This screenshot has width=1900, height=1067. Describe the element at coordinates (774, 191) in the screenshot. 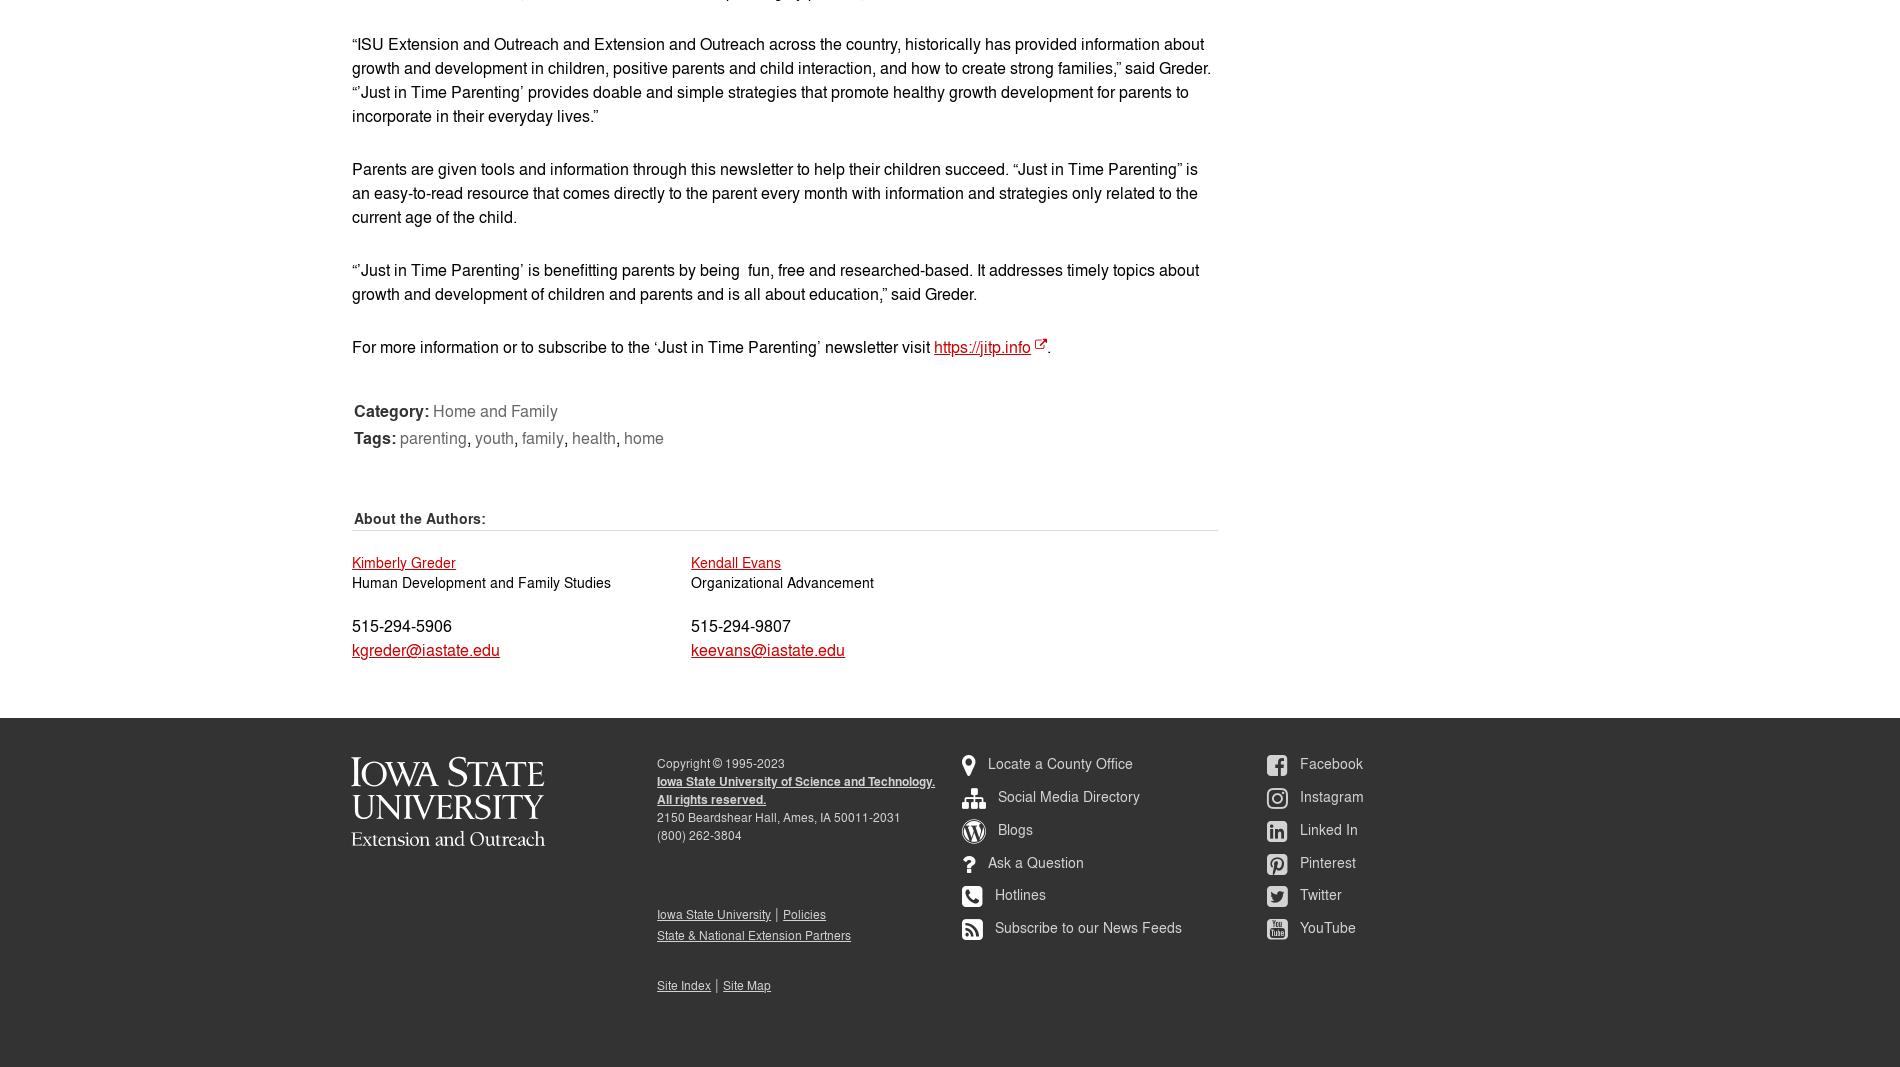

I see `'Parents are given tools and information through this newsletter to help their children succeed. “Just in Time Parenting” is an easy-to-read resource that comes directly to the parent every month with information and strategies only related to the current age of the child.'` at that location.